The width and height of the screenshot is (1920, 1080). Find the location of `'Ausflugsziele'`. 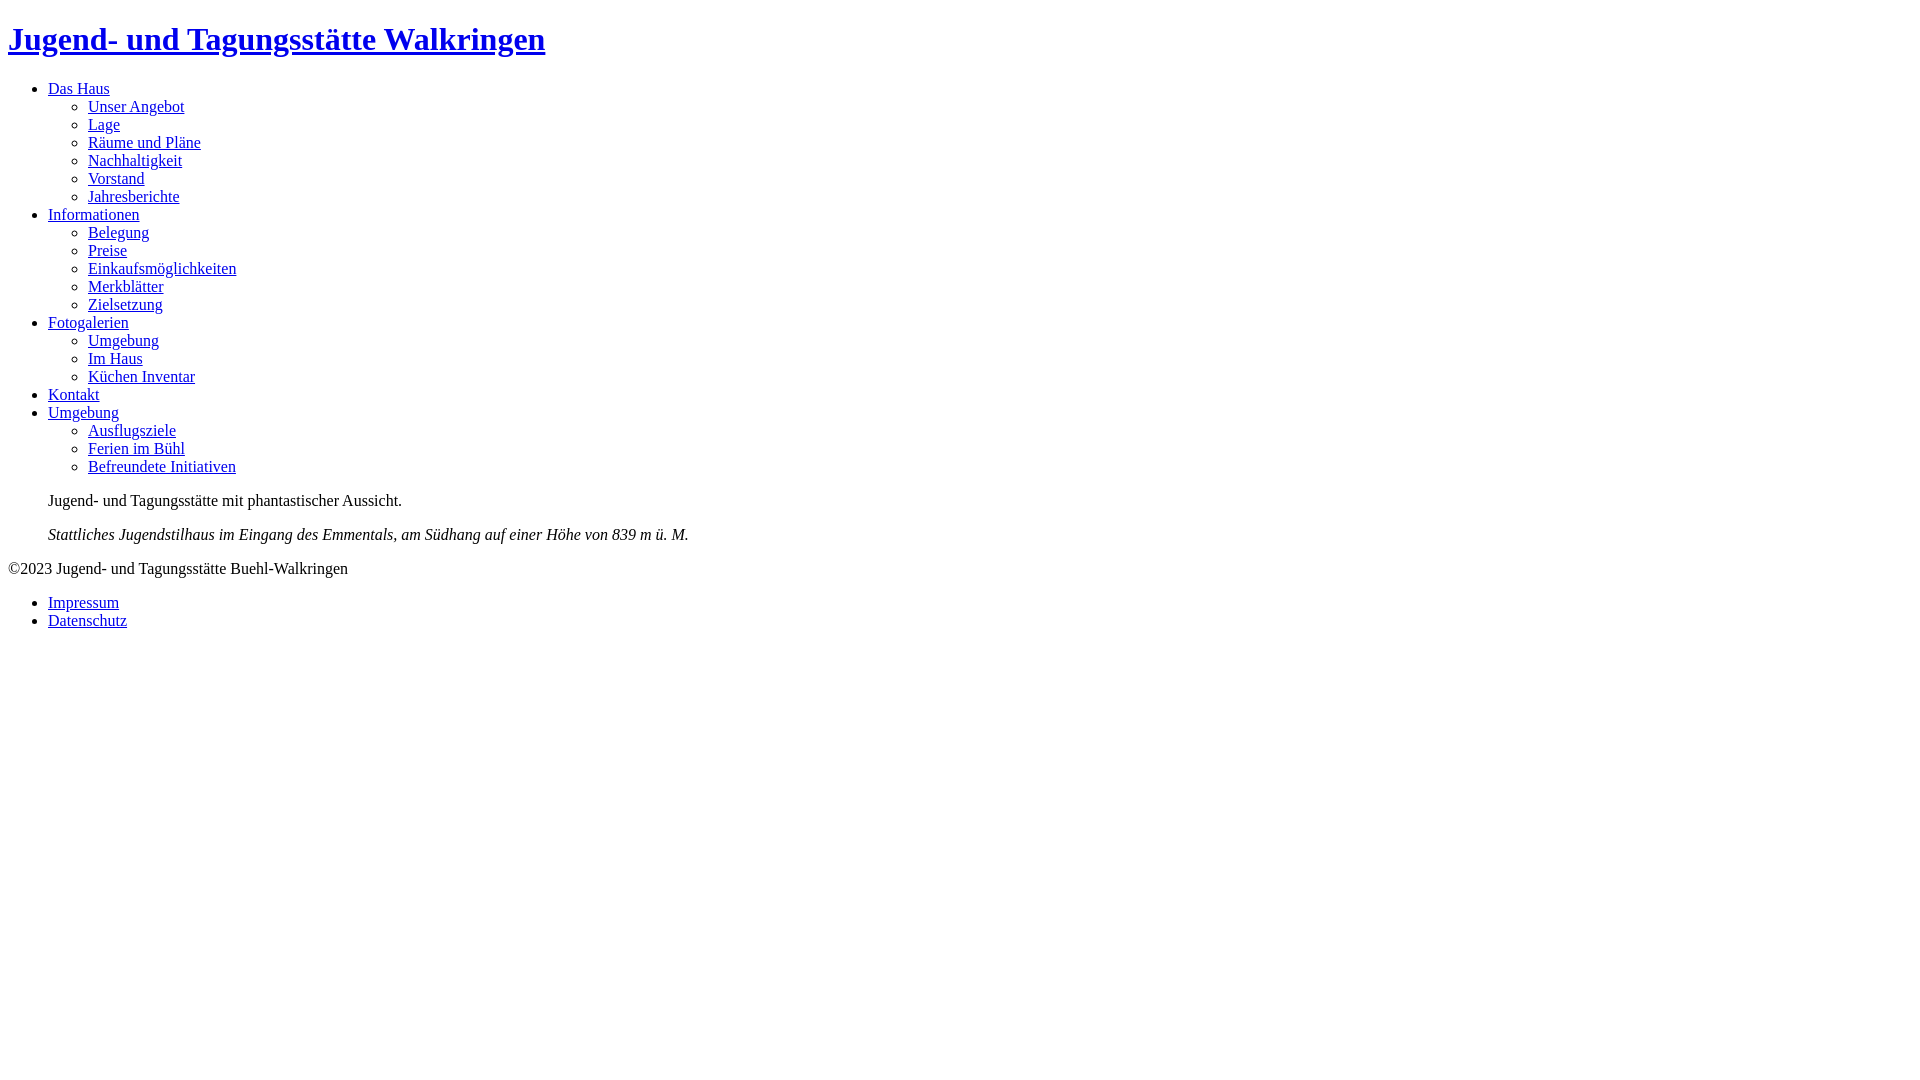

'Ausflugsziele' is located at coordinates (130, 429).